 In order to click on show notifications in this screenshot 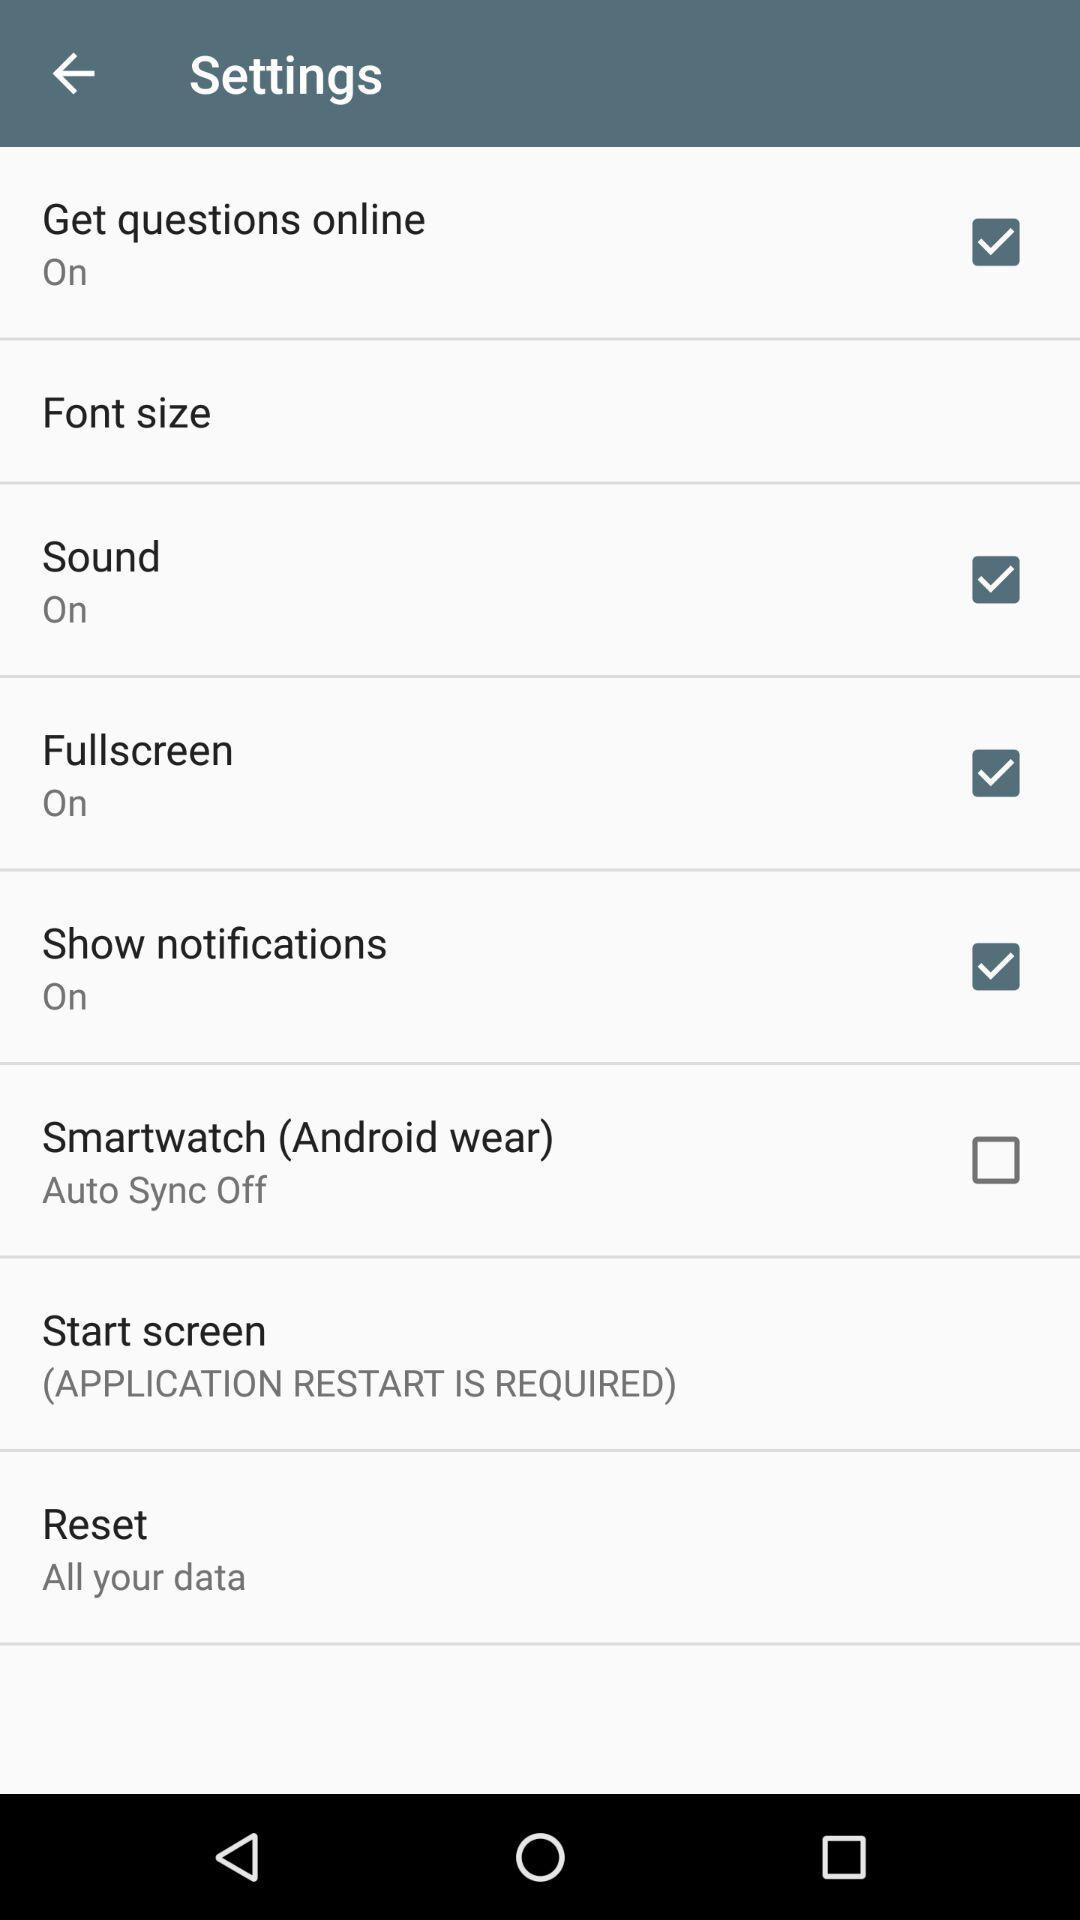, I will do `click(214, 940)`.